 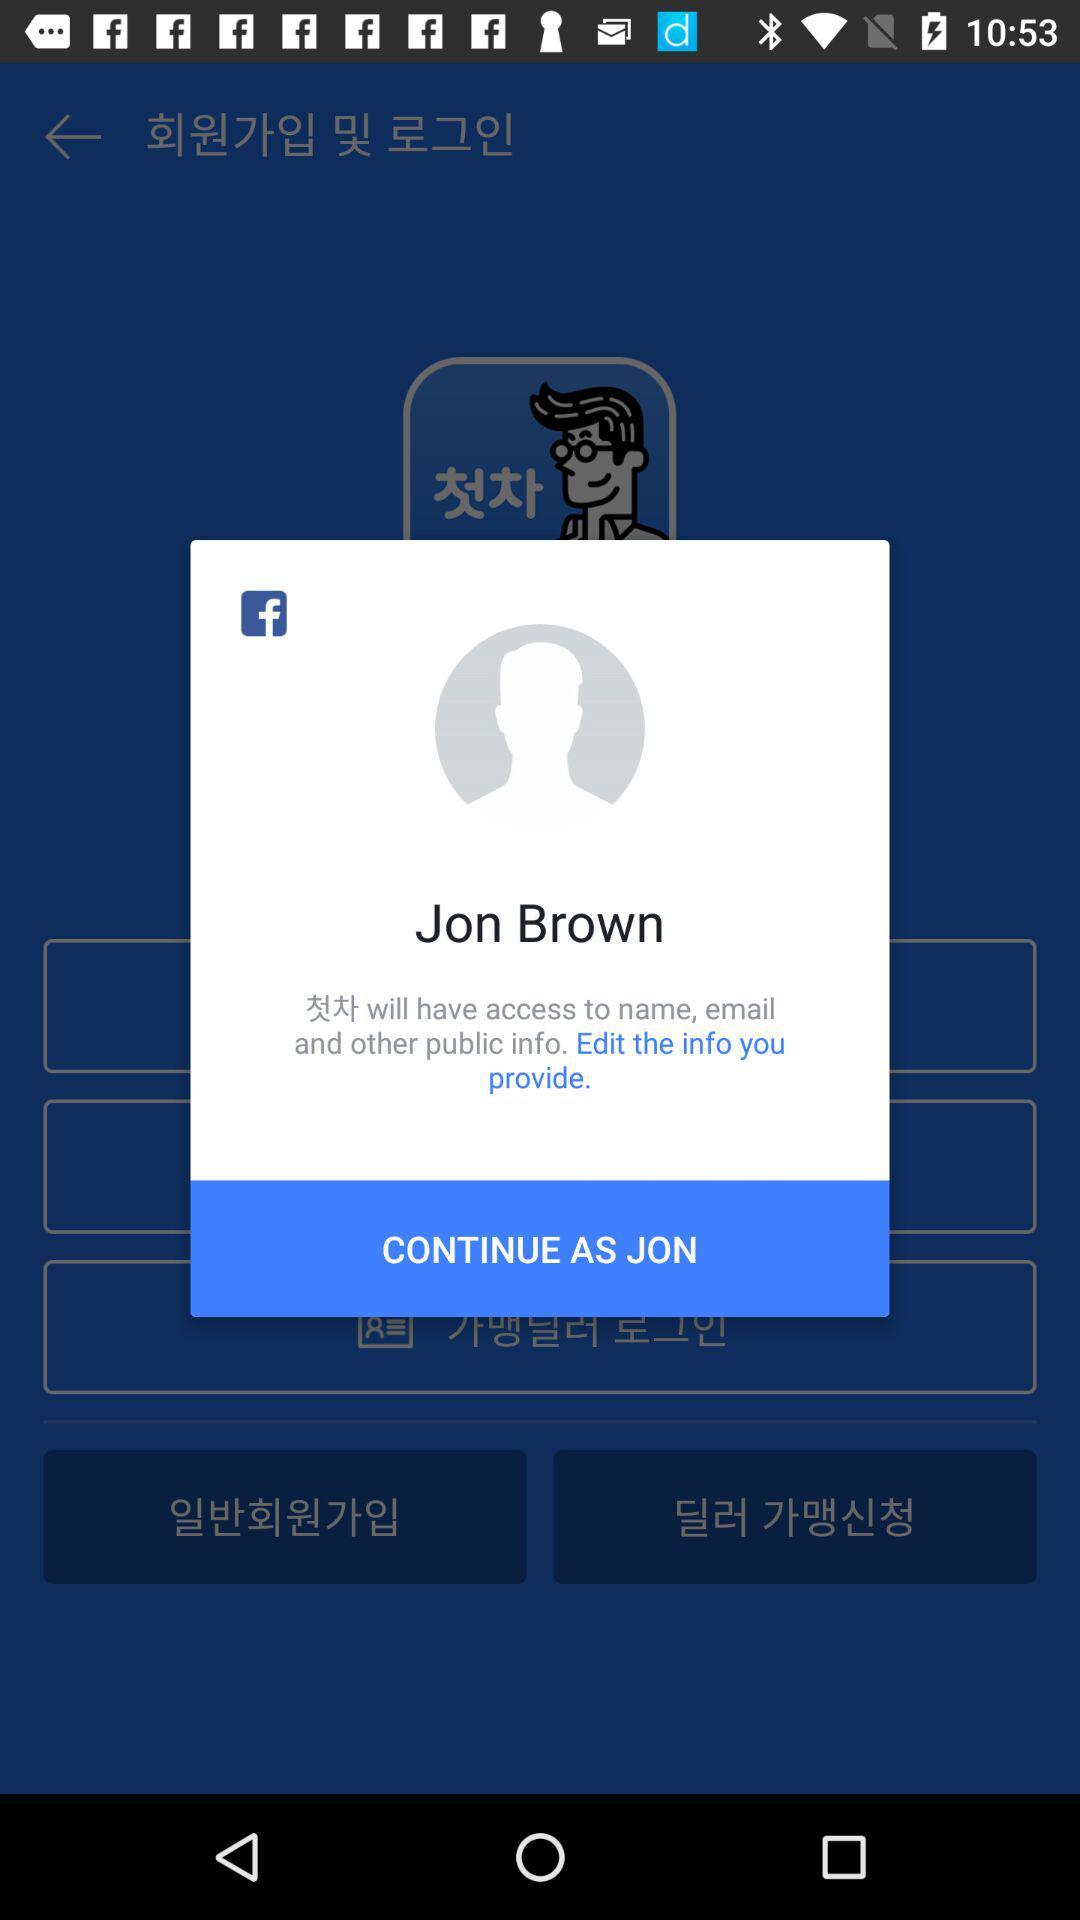 What do you see at coordinates (540, 1247) in the screenshot?
I see `the continue as jon` at bounding box center [540, 1247].